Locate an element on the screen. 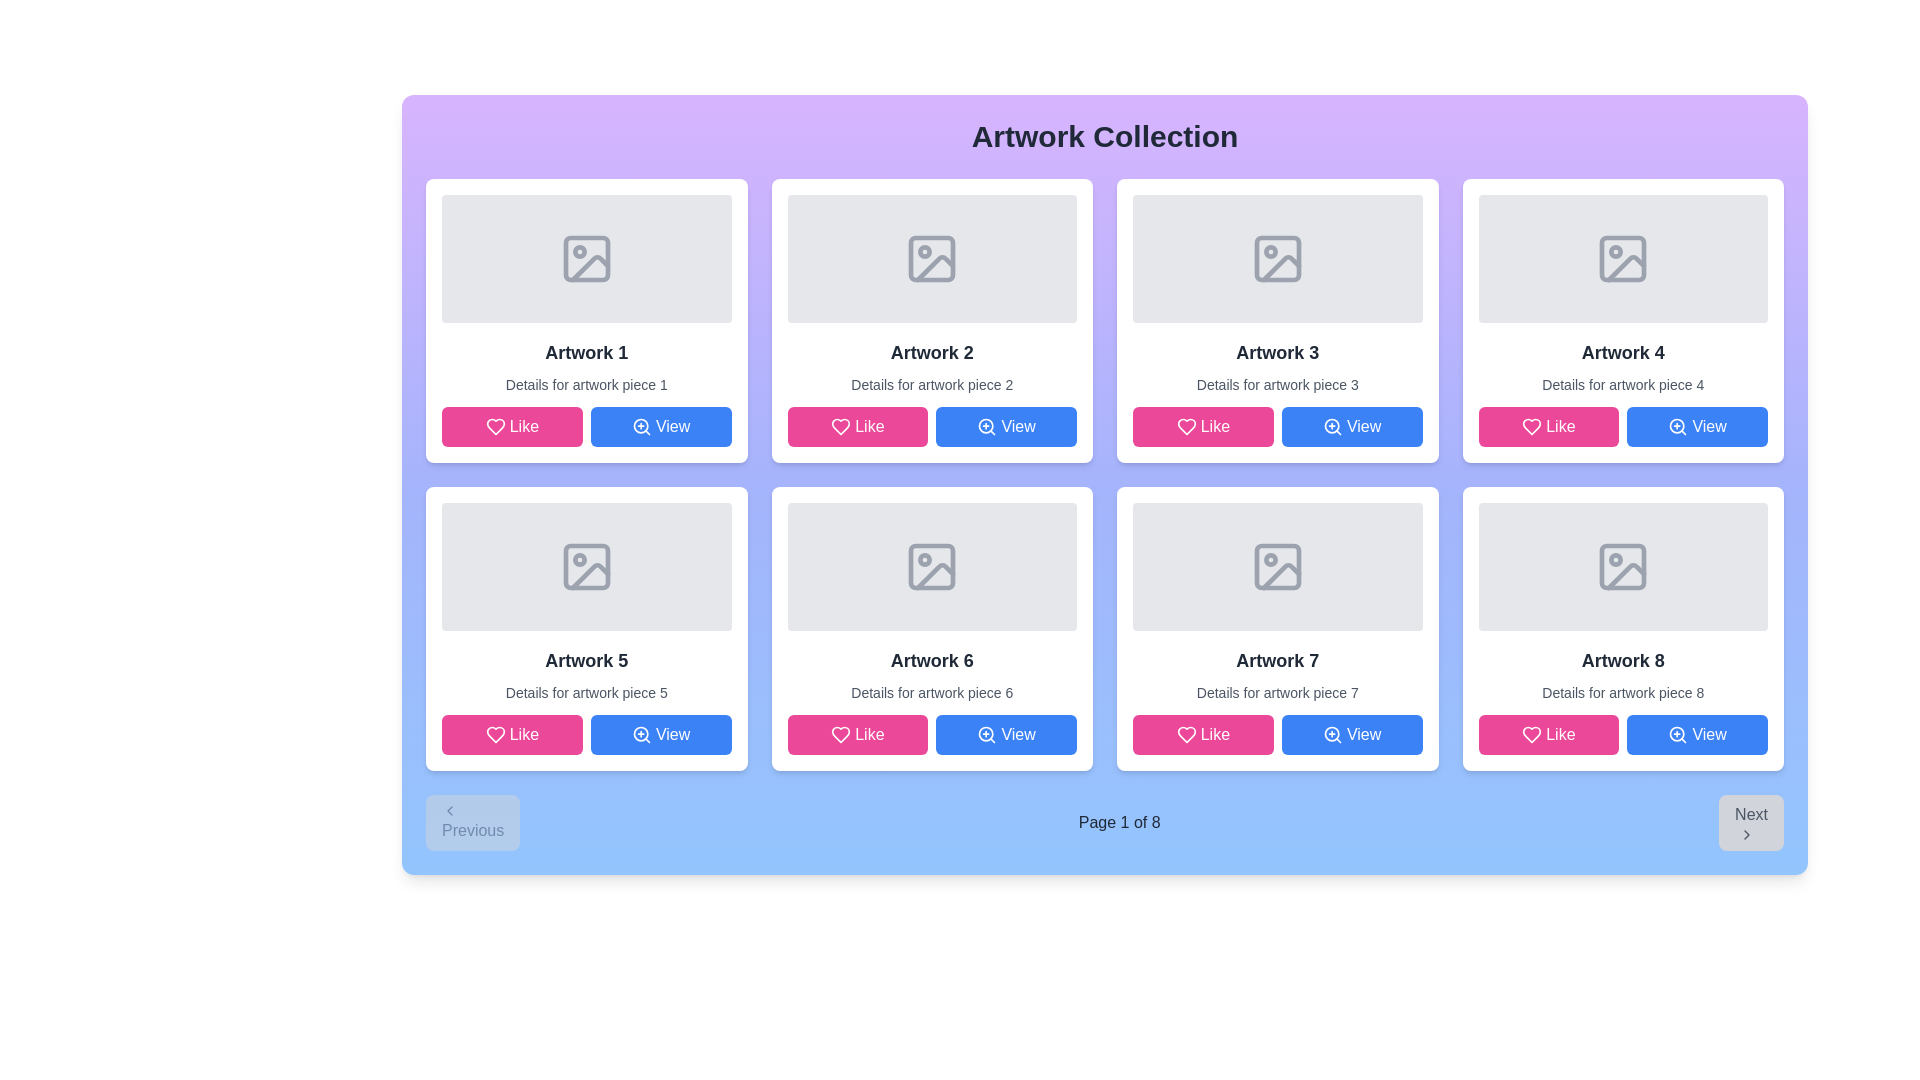  the magnifying glass icon with a plus sign inside, which indicates a zoom-in function is located at coordinates (641, 426).